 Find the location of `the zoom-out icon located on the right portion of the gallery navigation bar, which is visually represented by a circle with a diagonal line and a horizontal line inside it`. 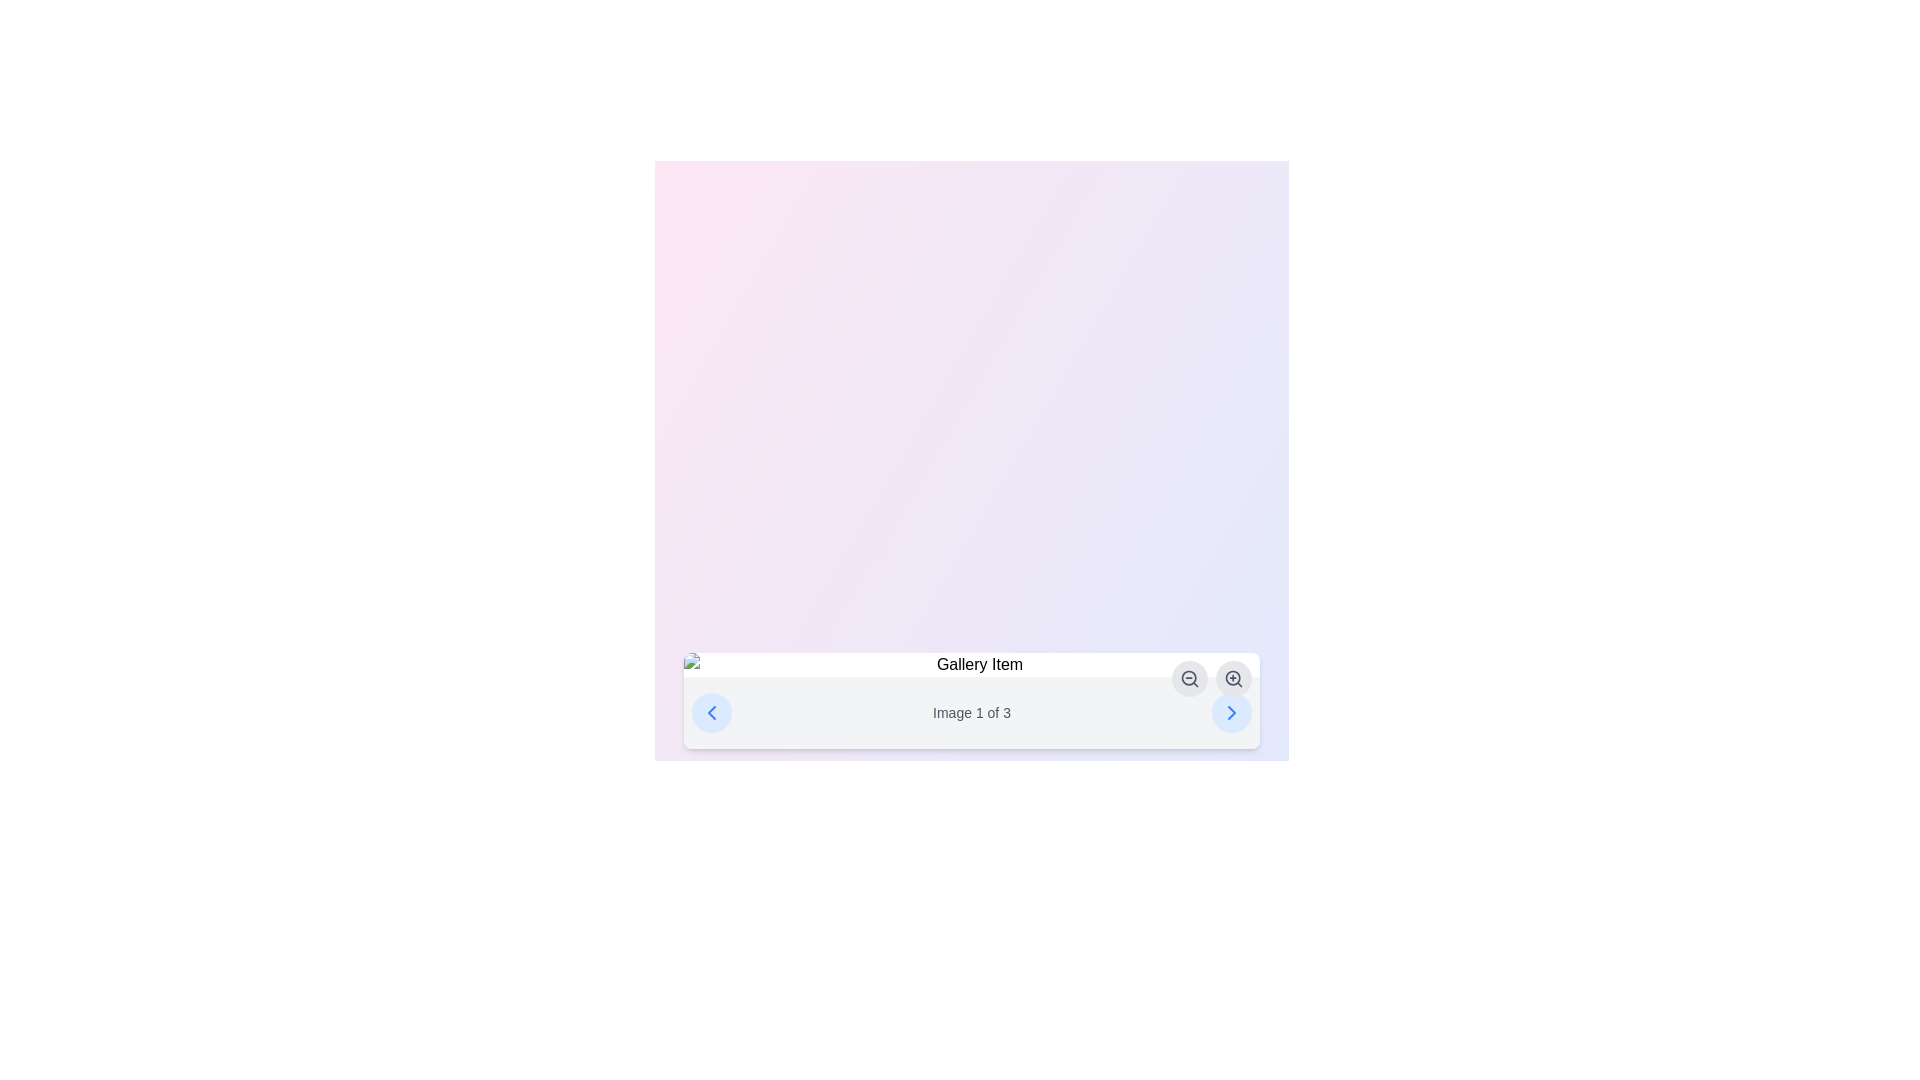

the zoom-out icon located on the right portion of the gallery navigation bar, which is visually represented by a circle with a diagonal line and a horizontal line inside it is located at coordinates (1189, 677).